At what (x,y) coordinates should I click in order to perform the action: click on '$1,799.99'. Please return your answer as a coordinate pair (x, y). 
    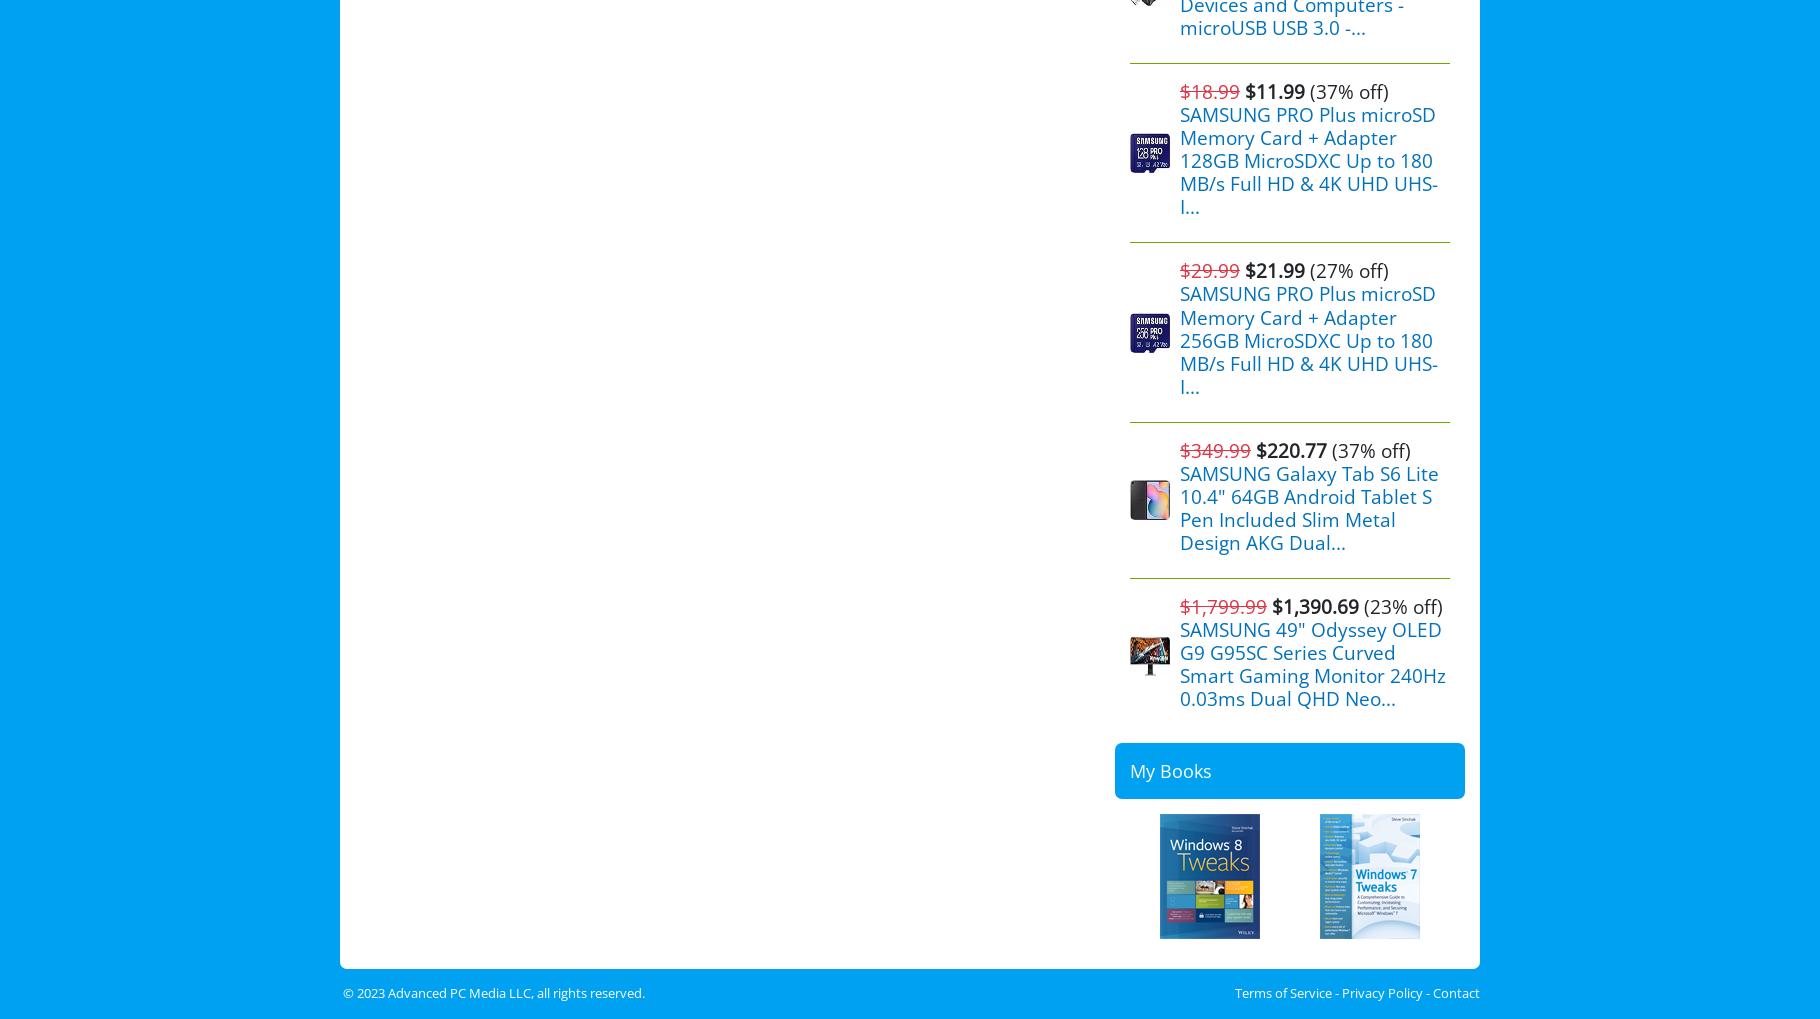
    Looking at the image, I should click on (1223, 605).